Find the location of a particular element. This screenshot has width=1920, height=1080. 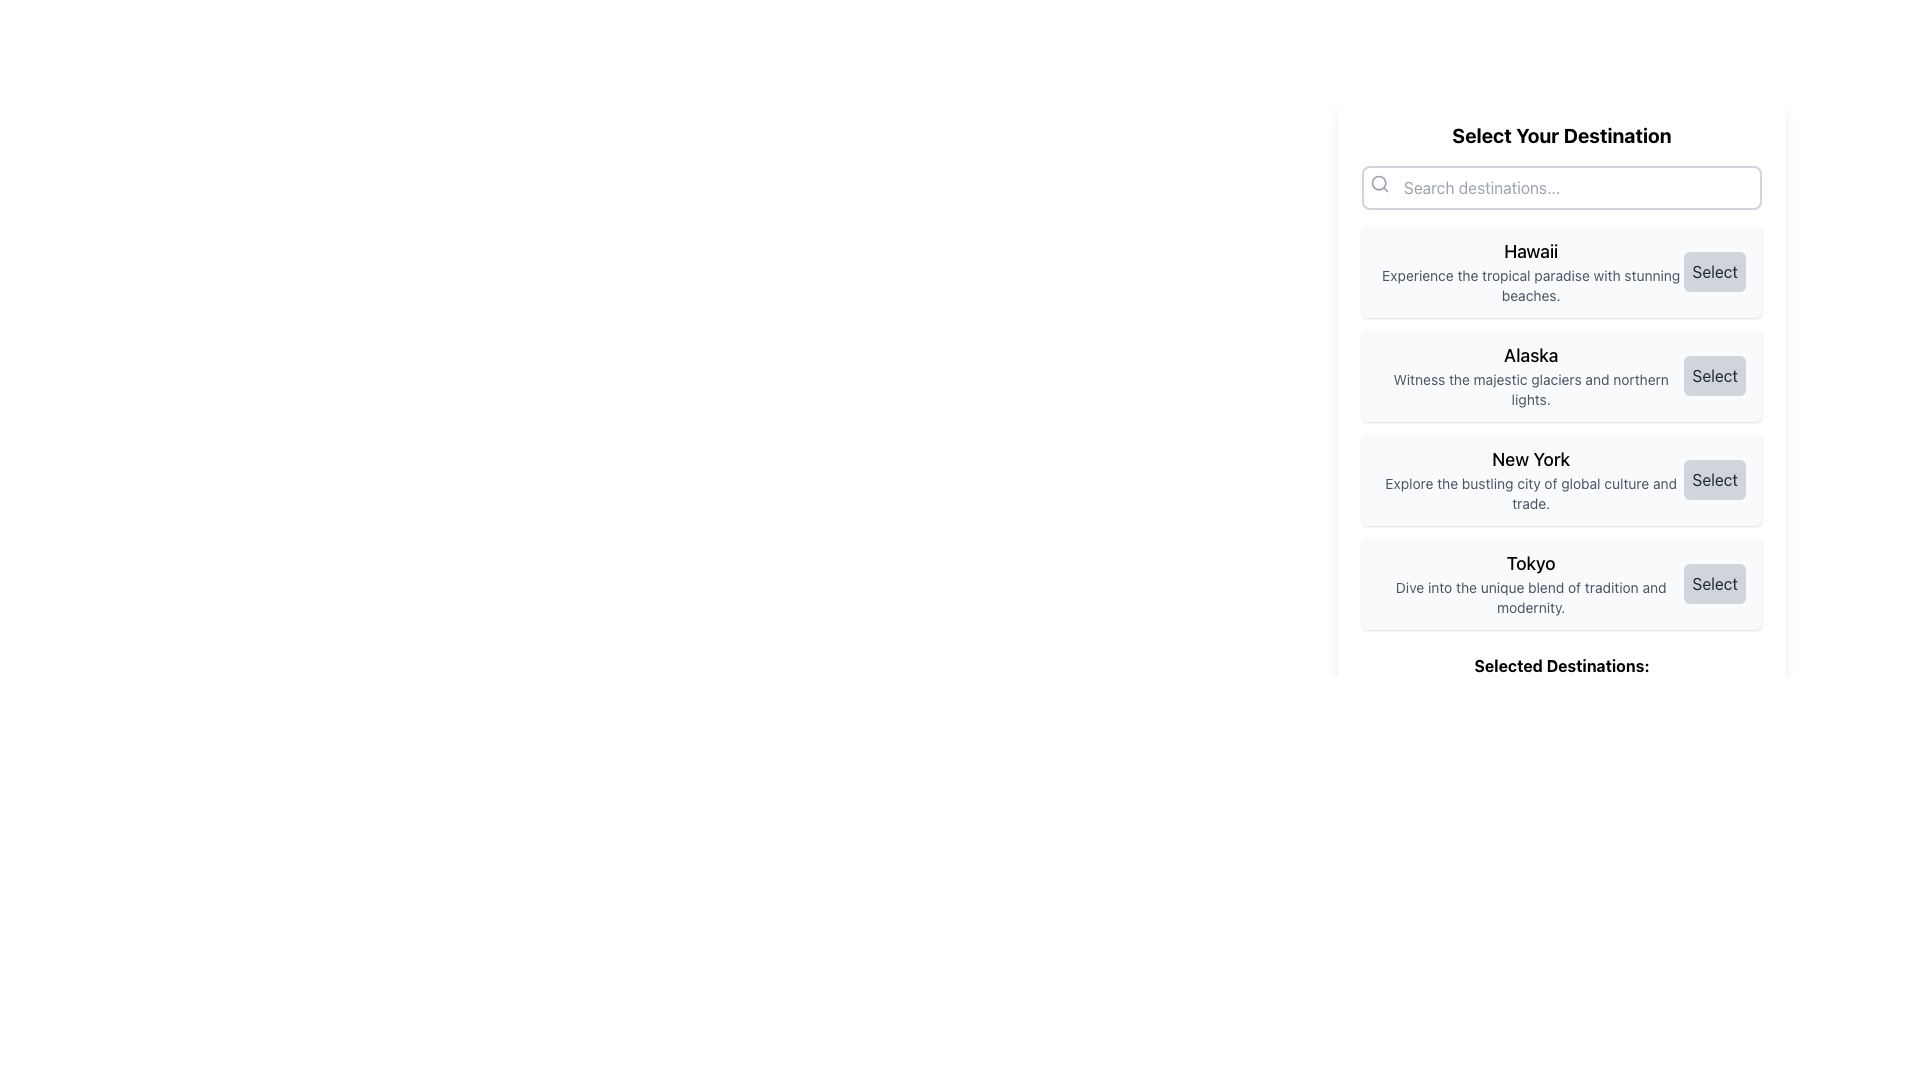

the button located at the far right of the 'Alaska' card is located at coordinates (1714, 375).